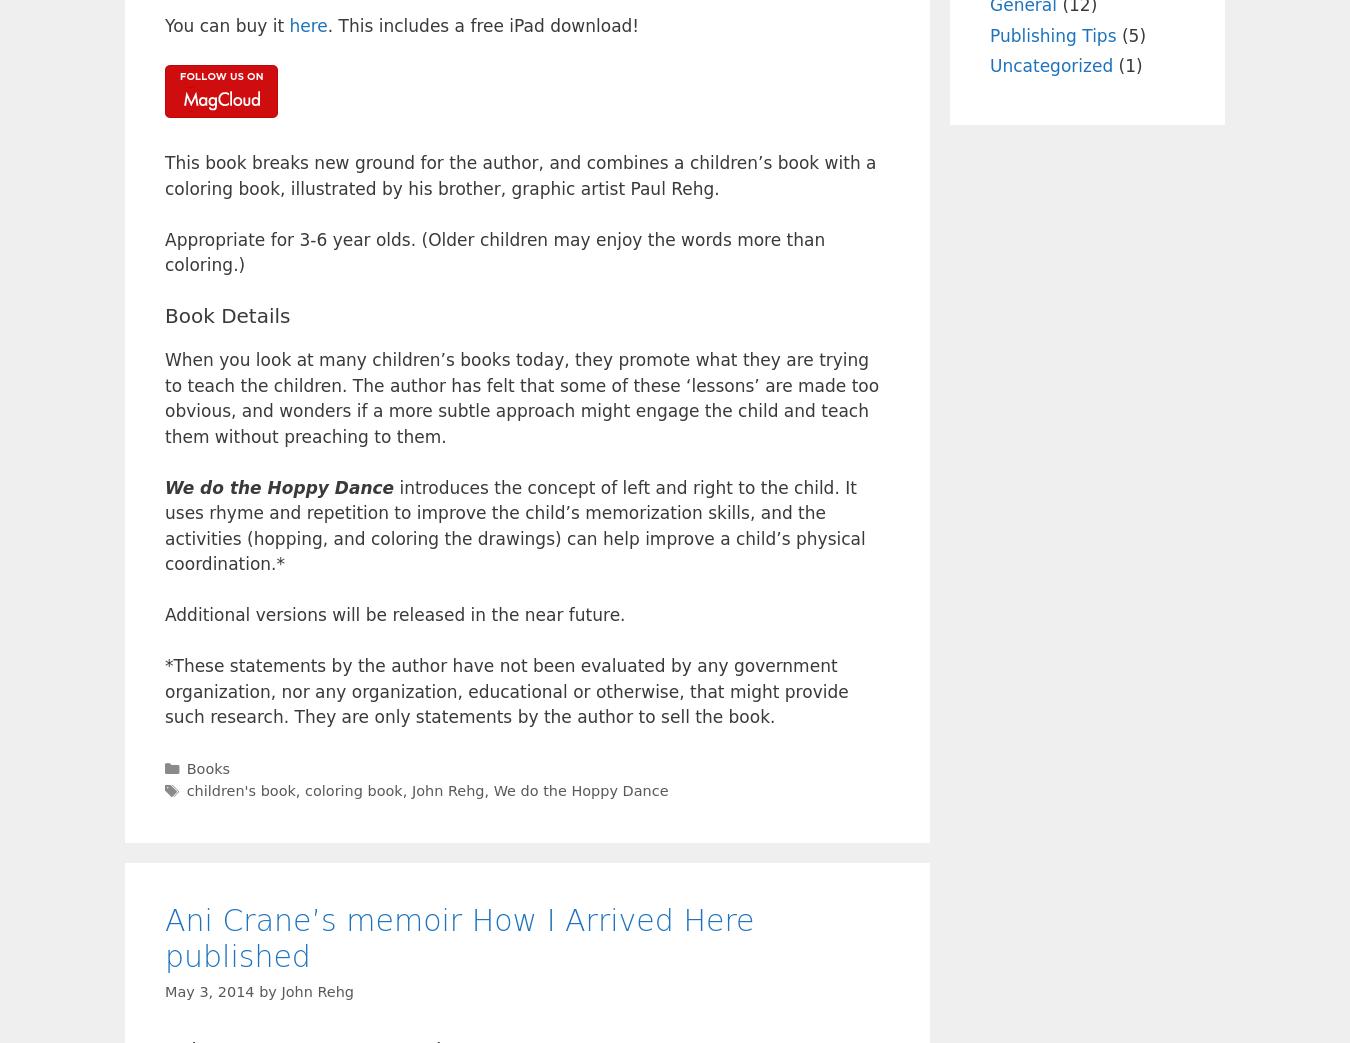 This screenshot has width=1350, height=1043. What do you see at coordinates (494, 251) in the screenshot?
I see `'Appropriate for 3-6 year olds. (Older children may enjoy the words more than coloring.)'` at bounding box center [494, 251].